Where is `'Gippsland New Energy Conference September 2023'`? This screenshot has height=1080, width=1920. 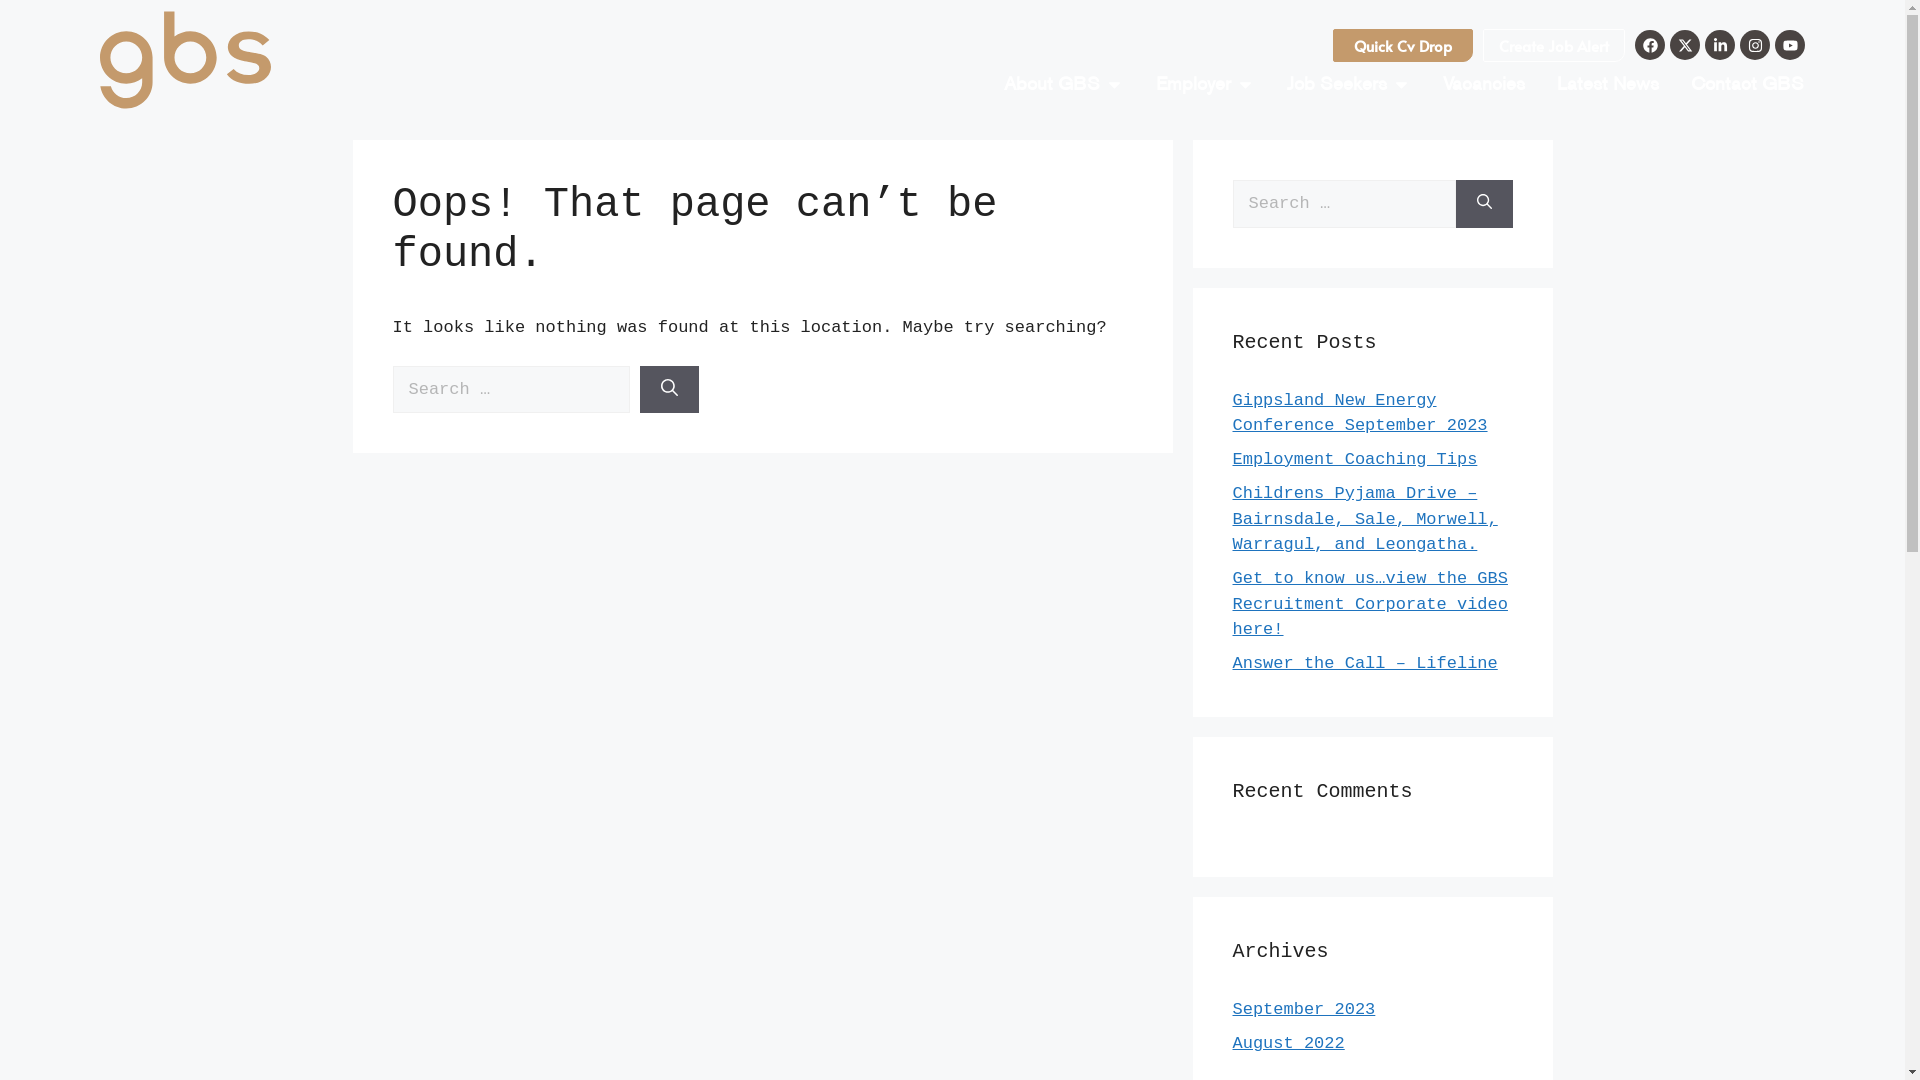
'Gippsland New Energy Conference September 2023' is located at coordinates (1359, 411).